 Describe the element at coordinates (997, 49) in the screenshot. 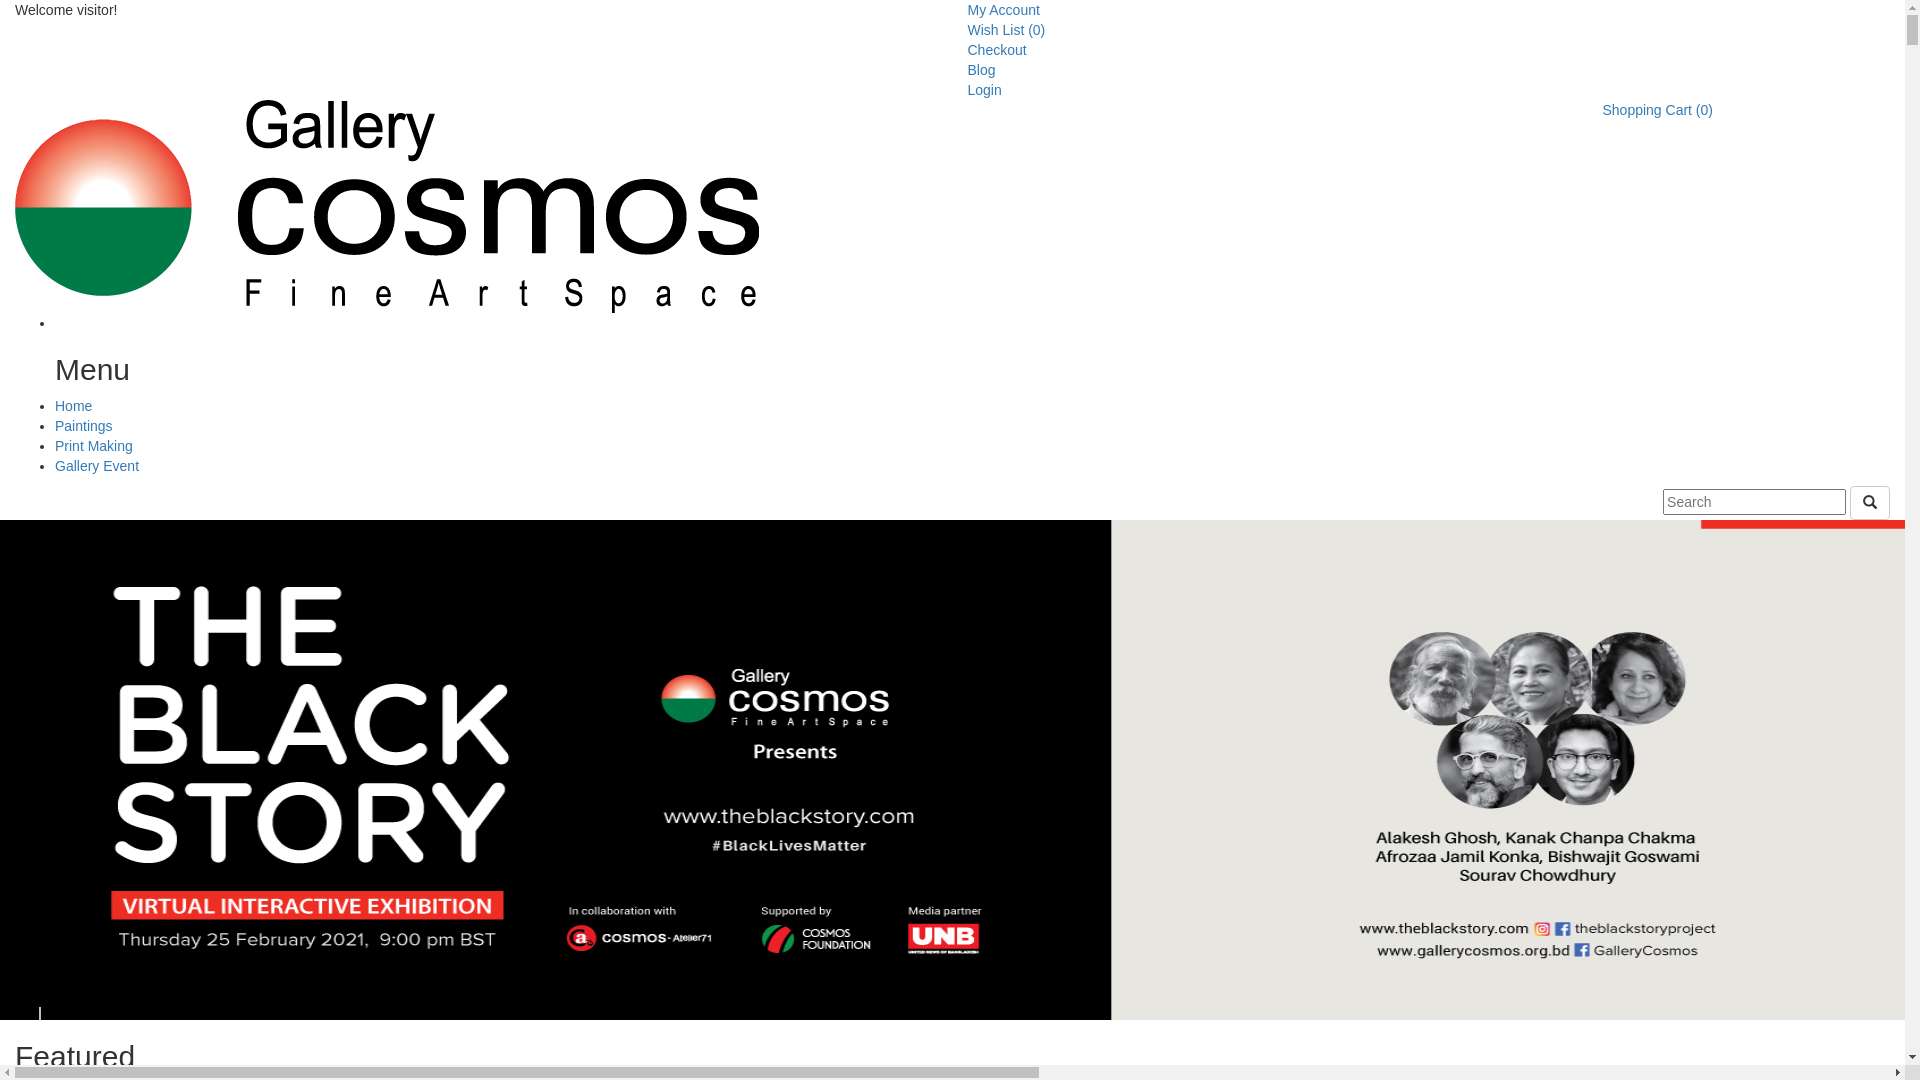

I see `'Checkout'` at that location.